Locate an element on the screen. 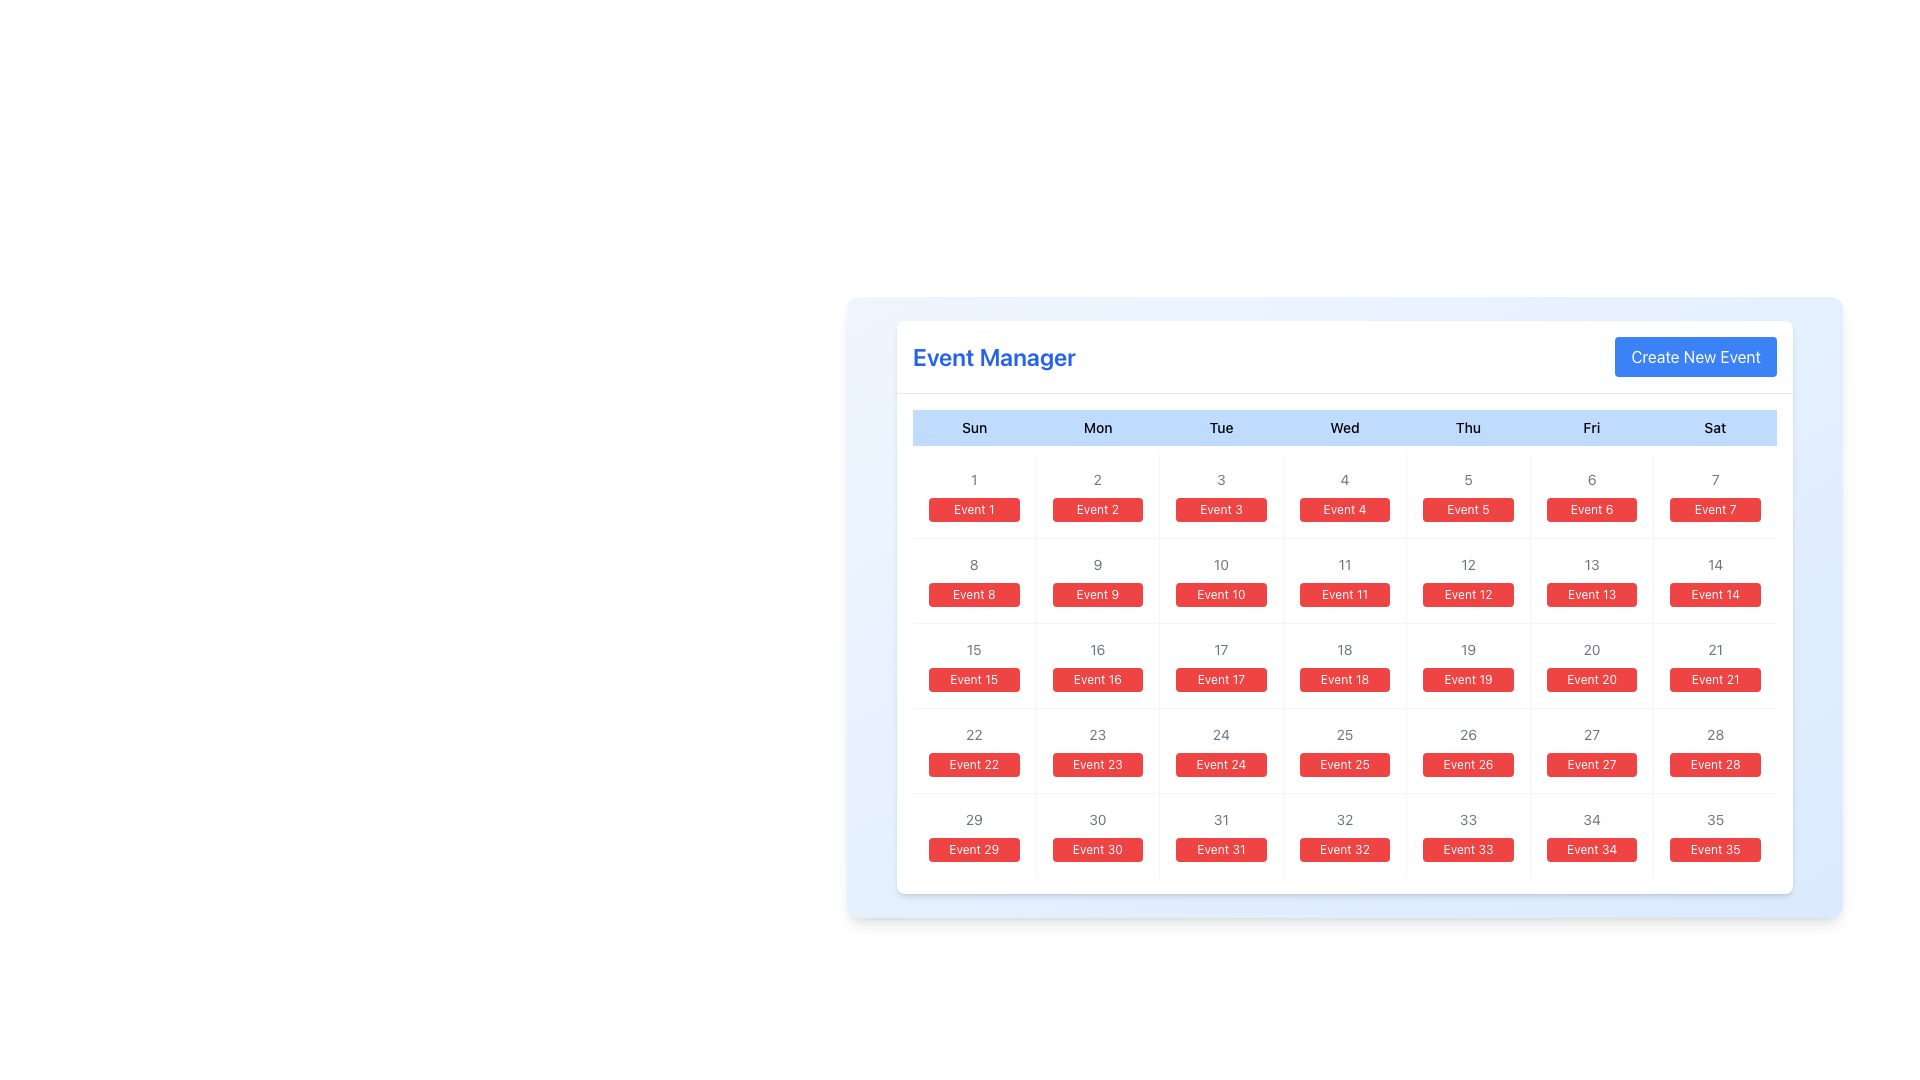  the red button labeled 'Event 28' located in the bottom row of the calendar interface, which is positioned below the cell labeled '28' in the Saturday column is located at coordinates (1714, 764).